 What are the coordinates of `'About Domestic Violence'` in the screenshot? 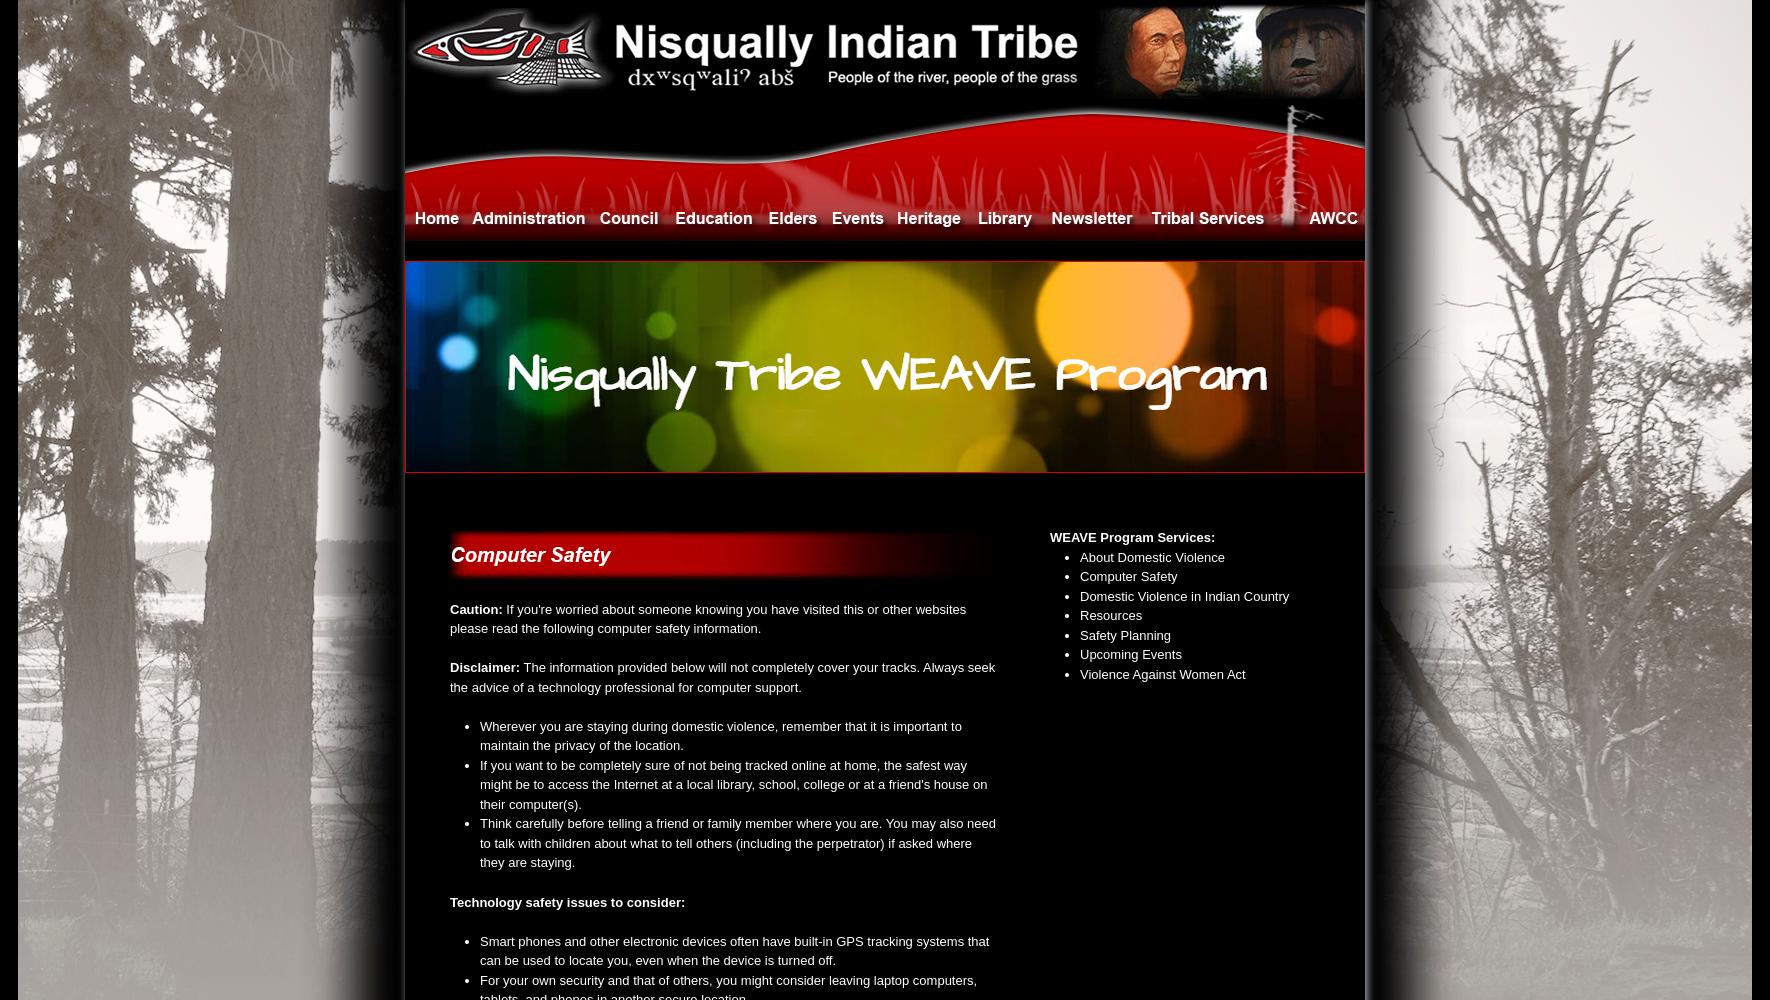 It's located at (1152, 556).